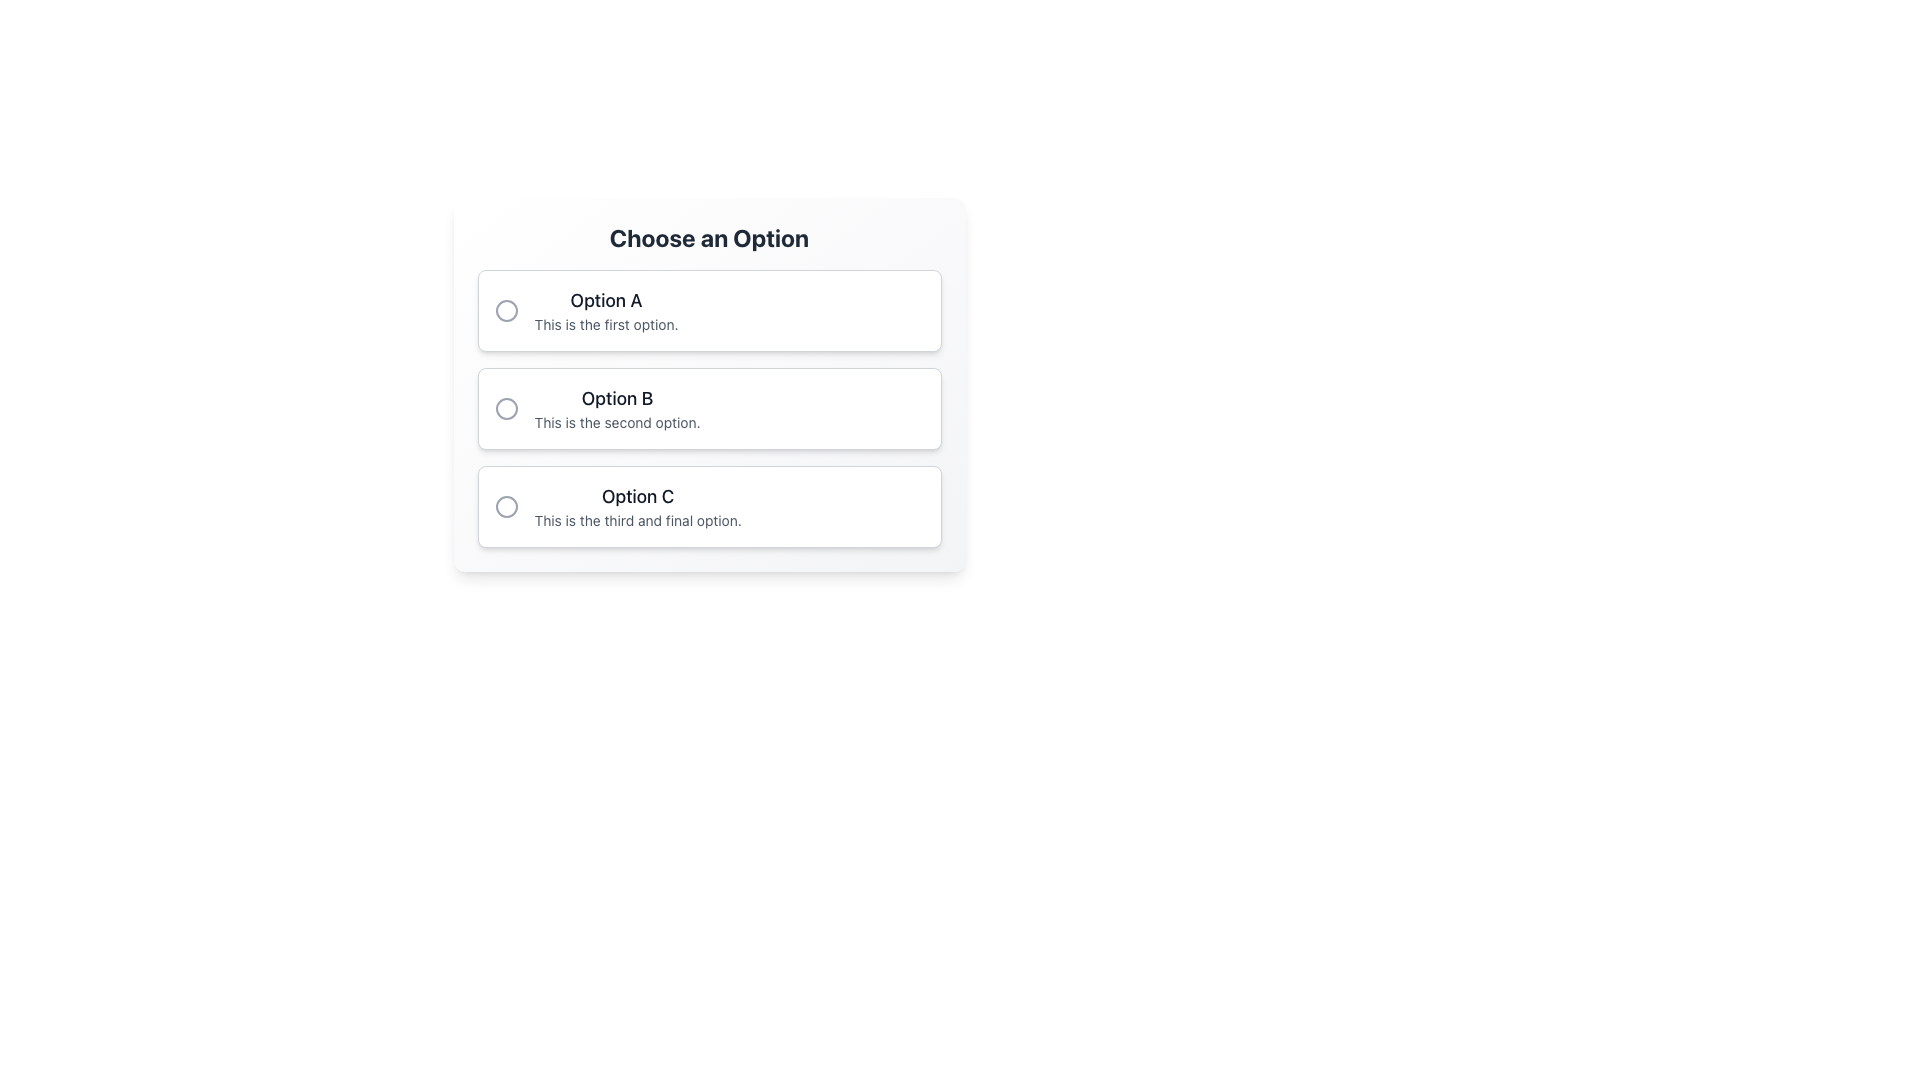 The width and height of the screenshot is (1920, 1080). Describe the element at coordinates (637, 519) in the screenshot. I see `the descriptive text reading 'This is the third and final option.' located below 'Option C' in the selection panel labeled 'Choose an Option.'` at that location.